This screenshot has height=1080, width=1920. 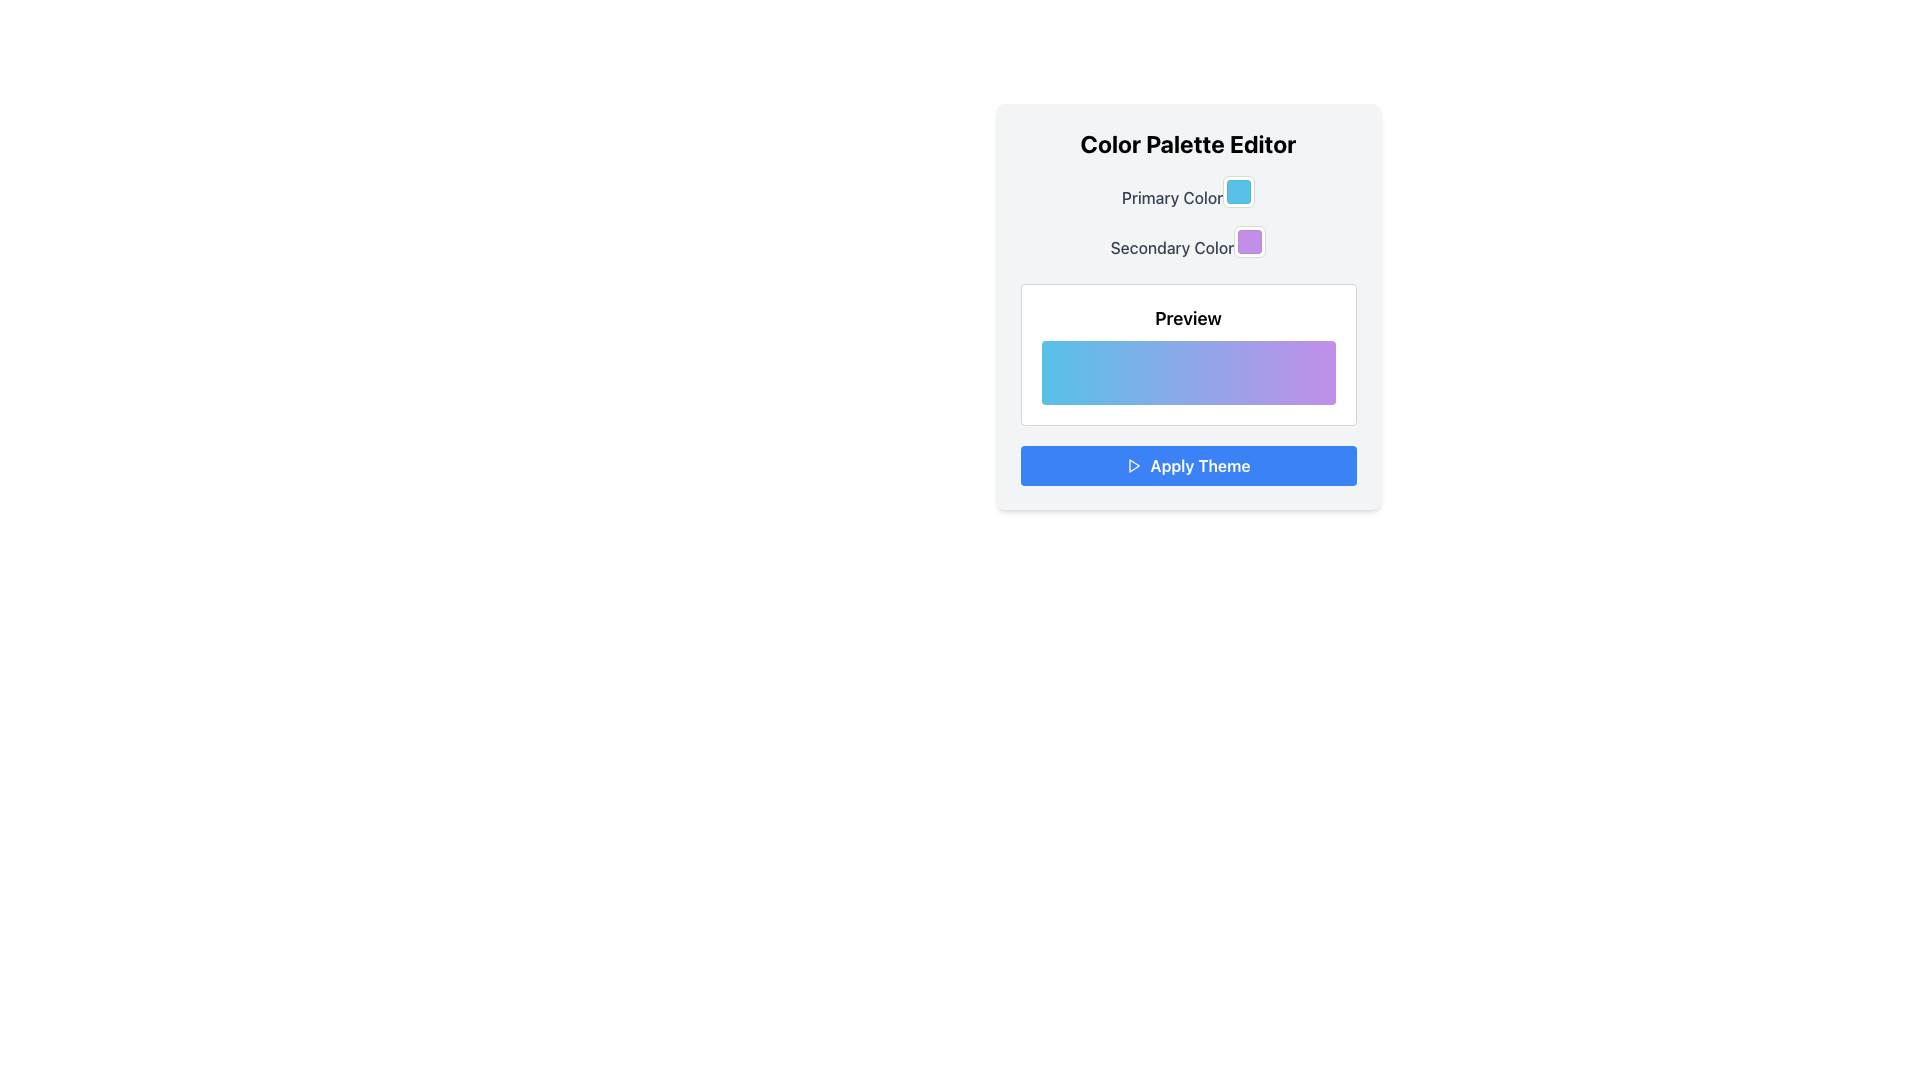 What do you see at coordinates (1238, 192) in the screenshot?
I see `the color picker swatch located in the top-middle section of the interface, to the right of the 'Primary Color' label` at bounding box center [1238, 192].